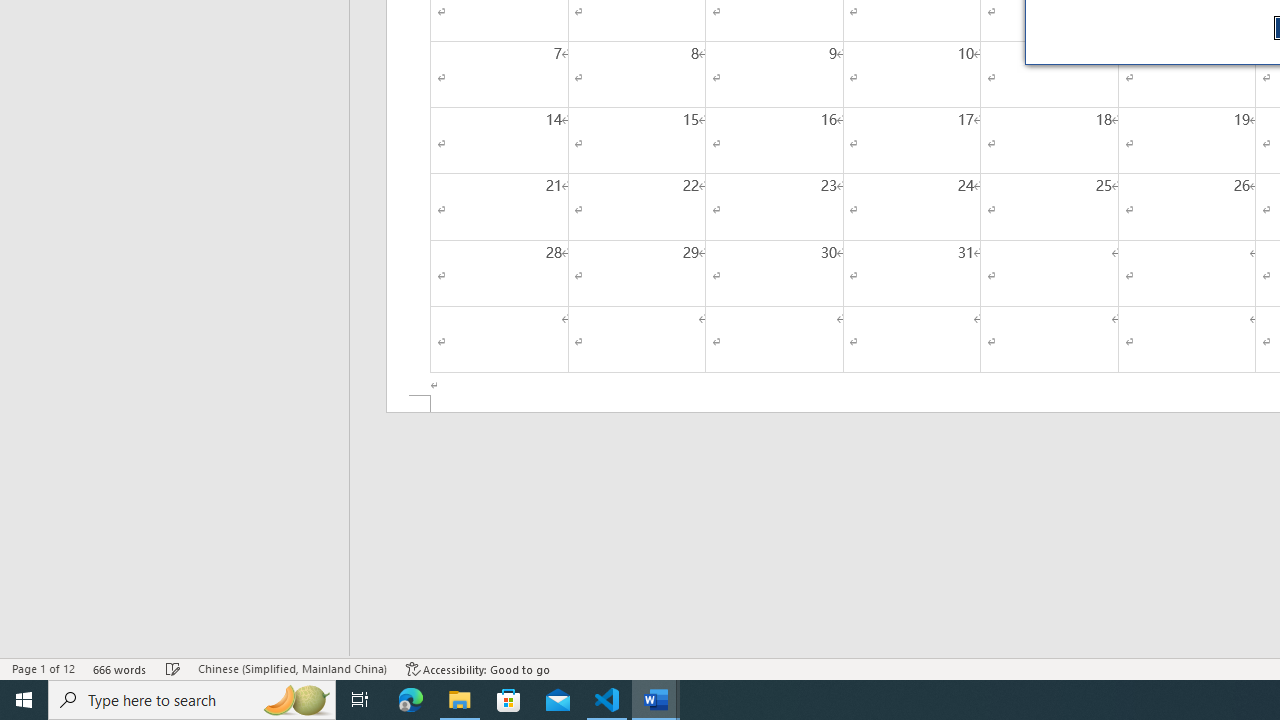 Image resolution: width=1280 pixels, height=720 pixels. I want to click on 'Visual Studio Code - 1 running window', so click(606, 698).